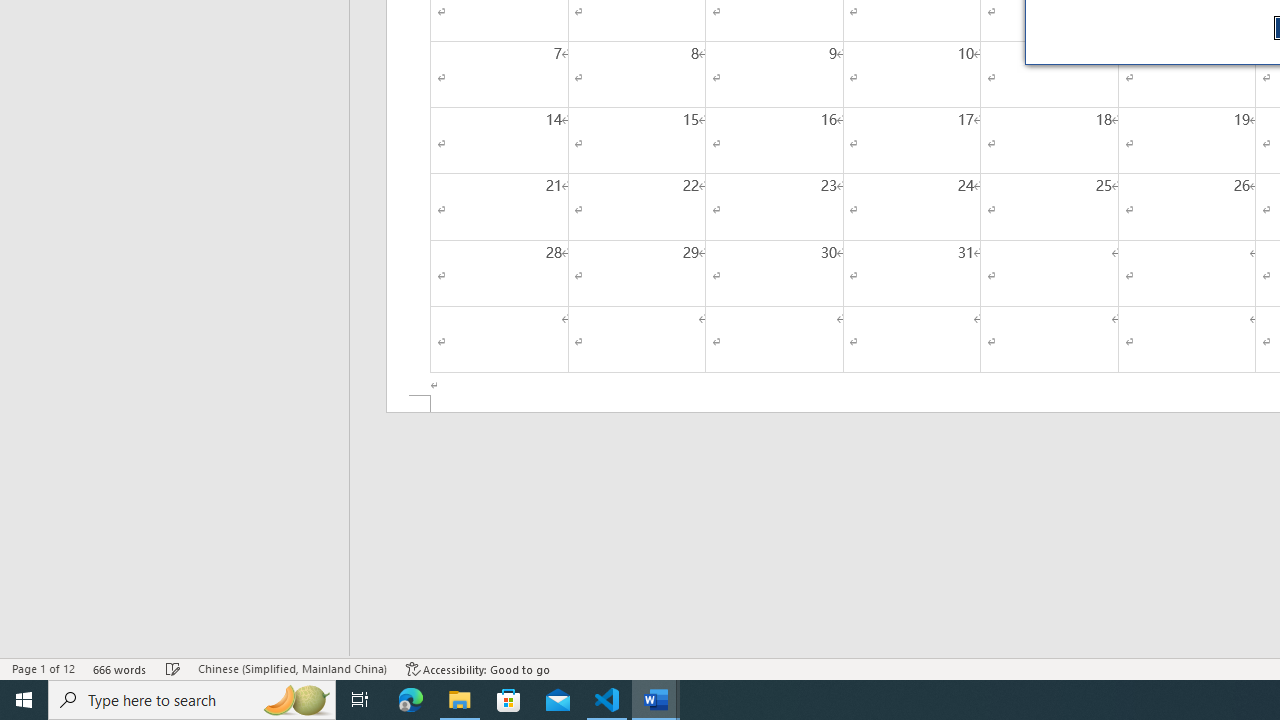 Image resolution: width=1280 pixels, height=720 pixels. I want to click on 'Visual Studio Code - 1 running window', so click(606, 698).